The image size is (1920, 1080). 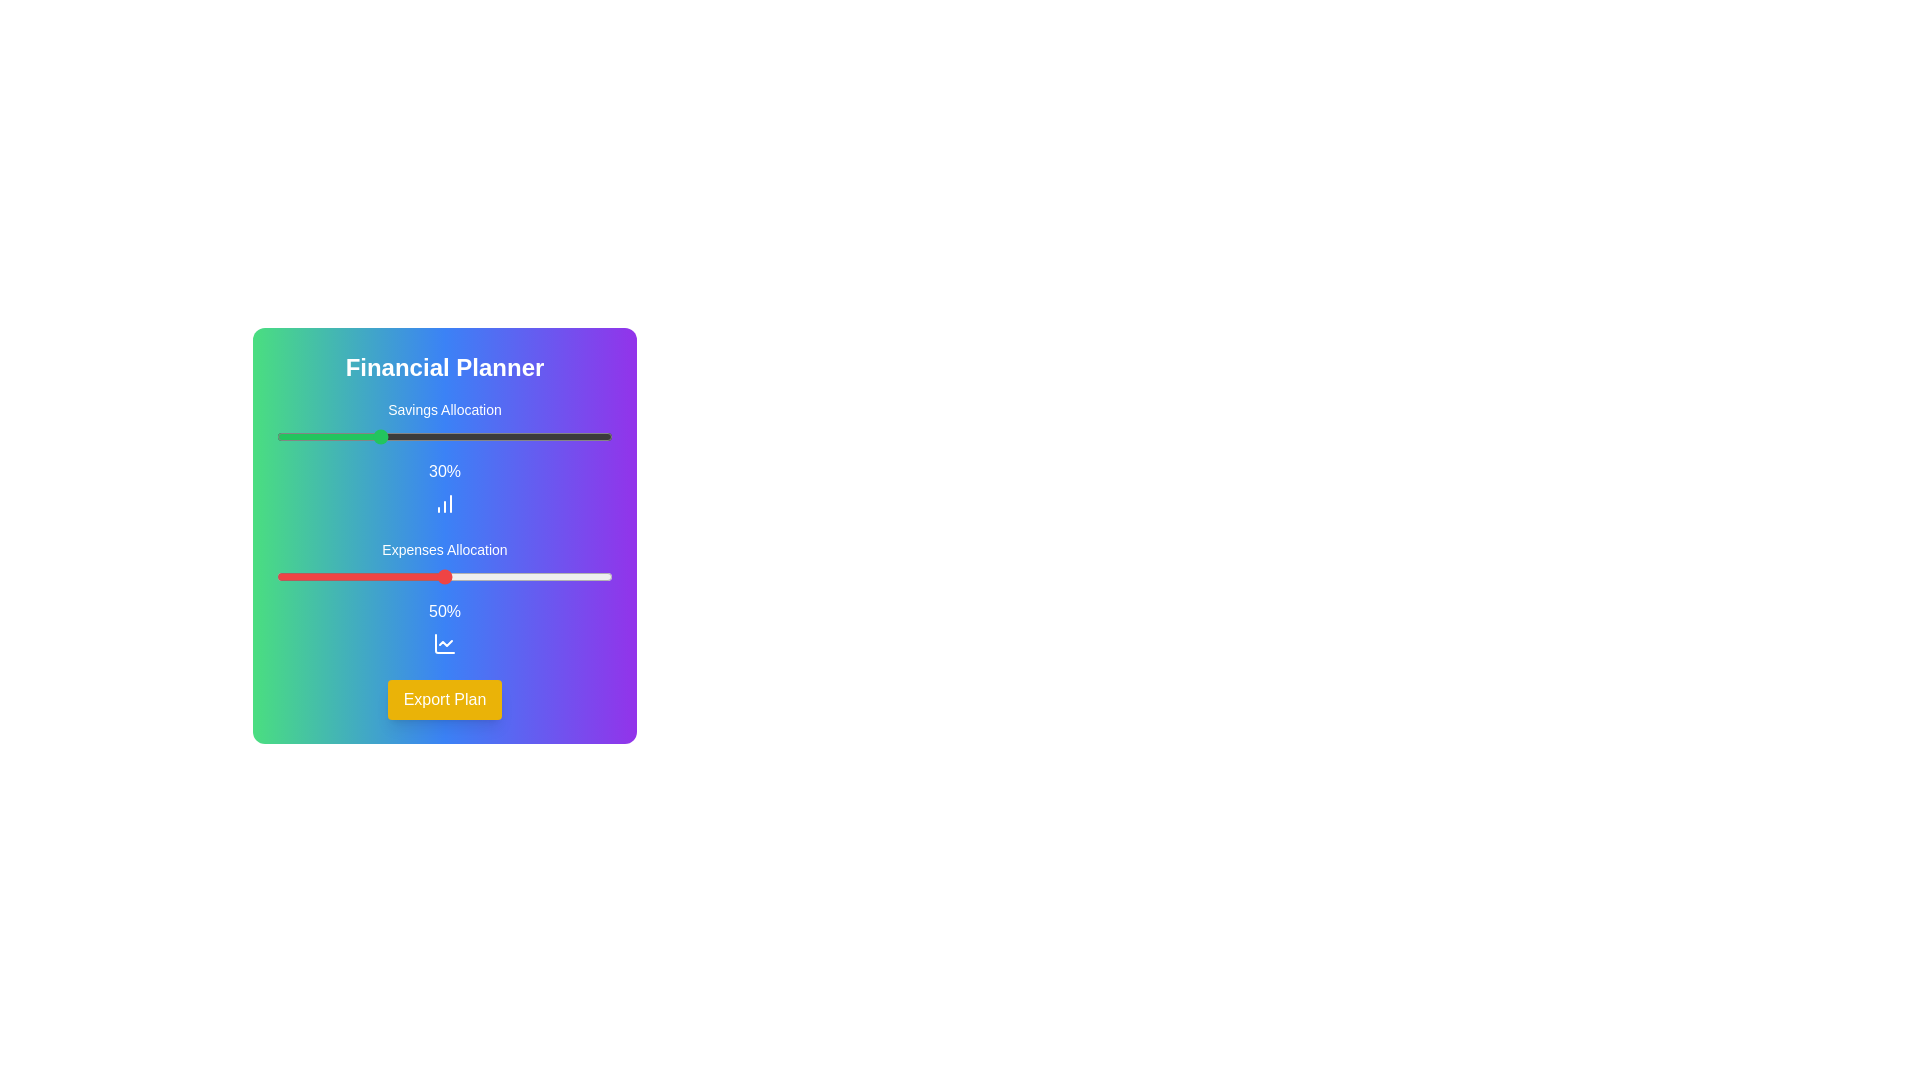 What do you see at coordinates (444, 535) in the screenshot?
I see `the Interactive Card for financial planning, which is centrally positioned and serves as the primary card in this section` at bounding box center [444, 535].